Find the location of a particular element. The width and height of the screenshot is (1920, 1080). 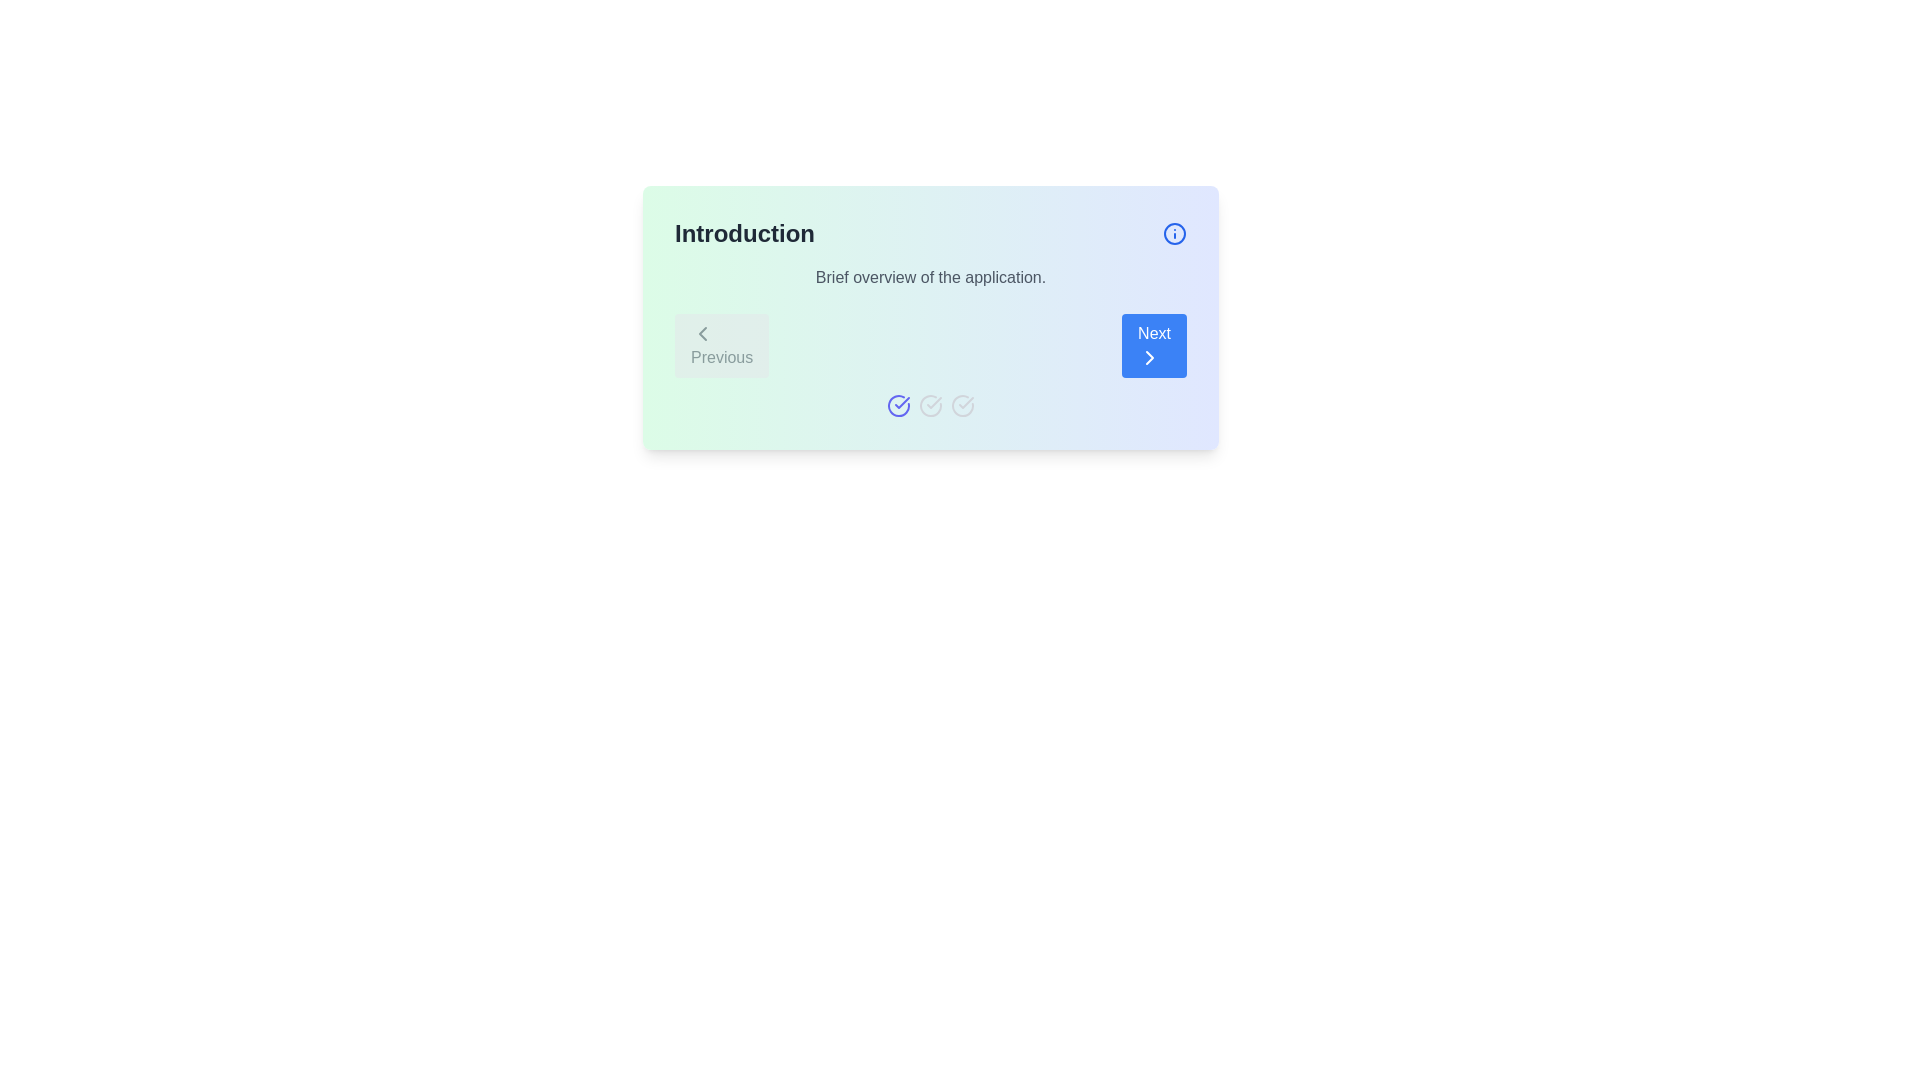

static text that displays 'Brief overview of the application.' located centrally beneath the 'Introduction' heading is located at coordinates (930, 277).